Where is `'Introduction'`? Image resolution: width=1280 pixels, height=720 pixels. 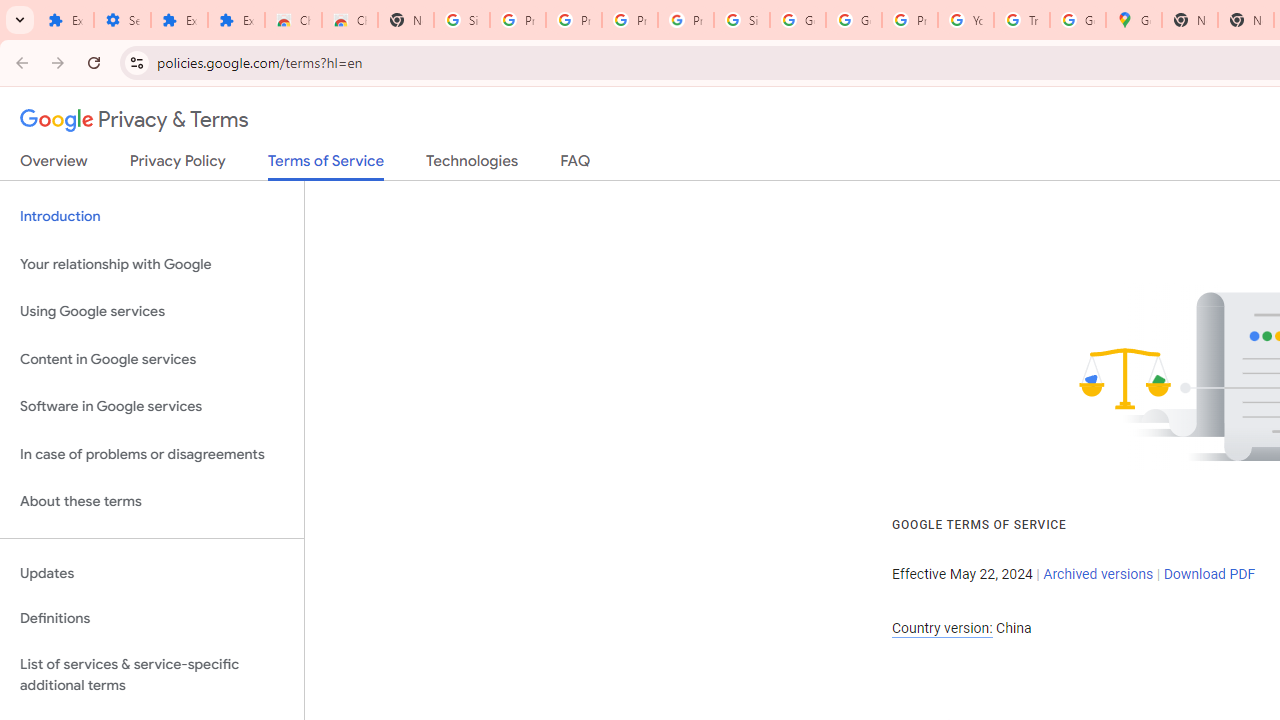 'Introduction' is located at coordinates (151, 217).